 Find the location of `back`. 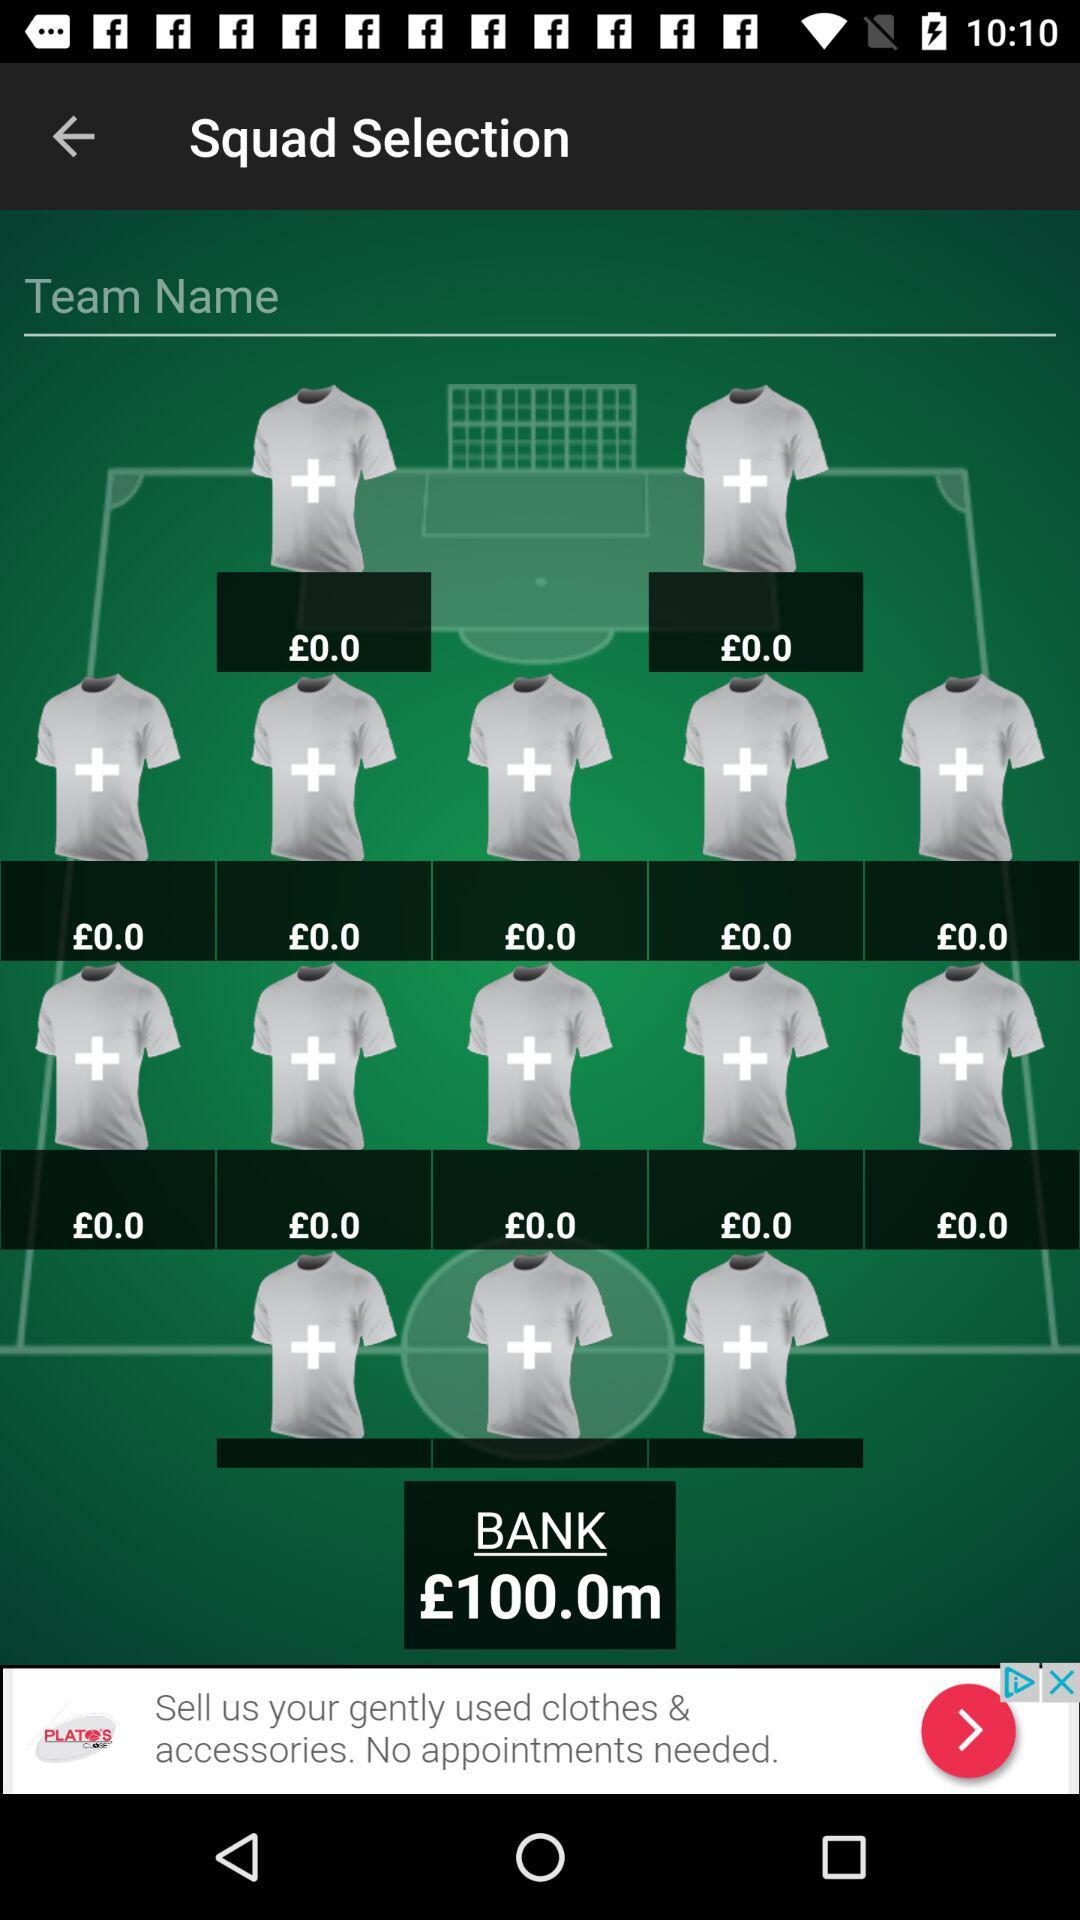

back is located at coordinates (540, 1727).